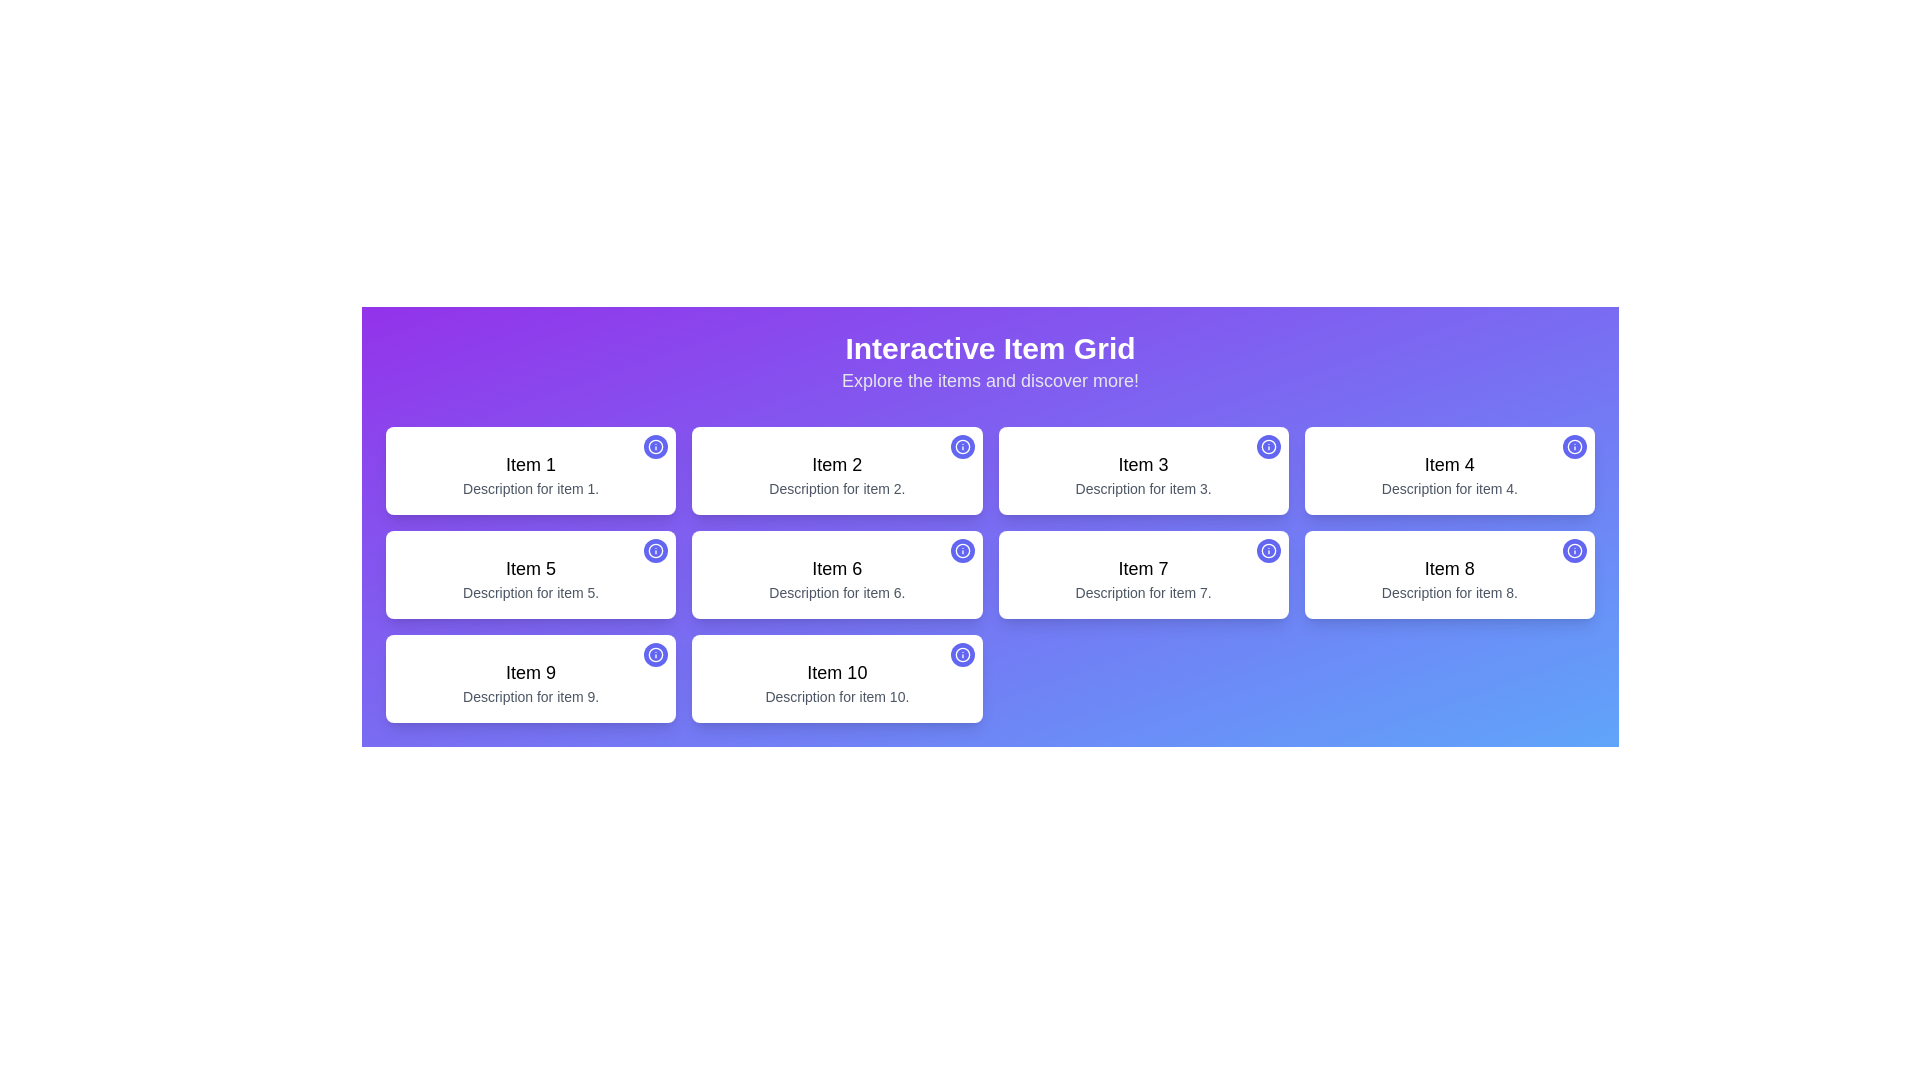 Image resolution: width=1920 pixels, height=1080 pixels. I want to click on text label or heading located at the center of the top-left card of the grid, which serves as the title or identifier for the card's content, so click(531, 465).